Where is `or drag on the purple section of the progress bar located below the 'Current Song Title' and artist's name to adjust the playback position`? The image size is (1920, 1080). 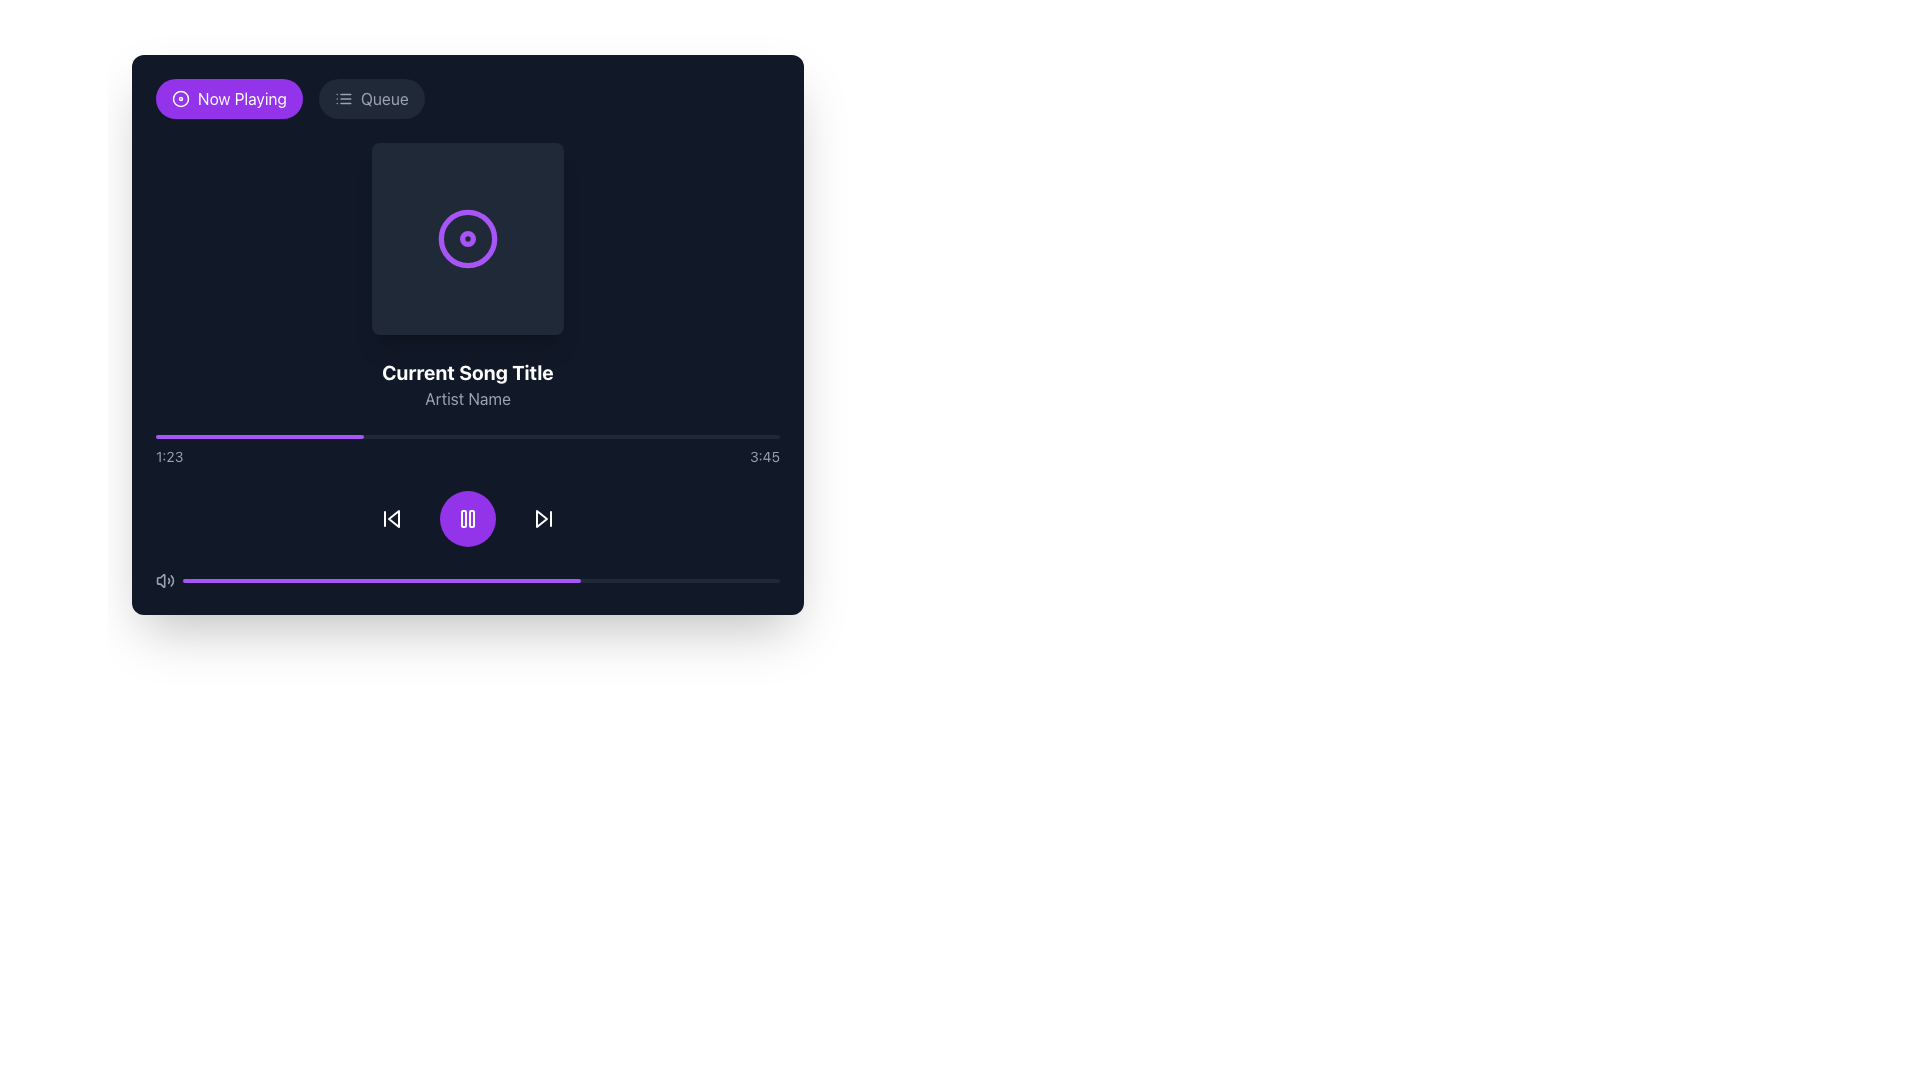 or drag on the purple section of the progress bar located below the 'Current Song Title' and artist's name to adjust the playback position is located at coordinates (466, 451).